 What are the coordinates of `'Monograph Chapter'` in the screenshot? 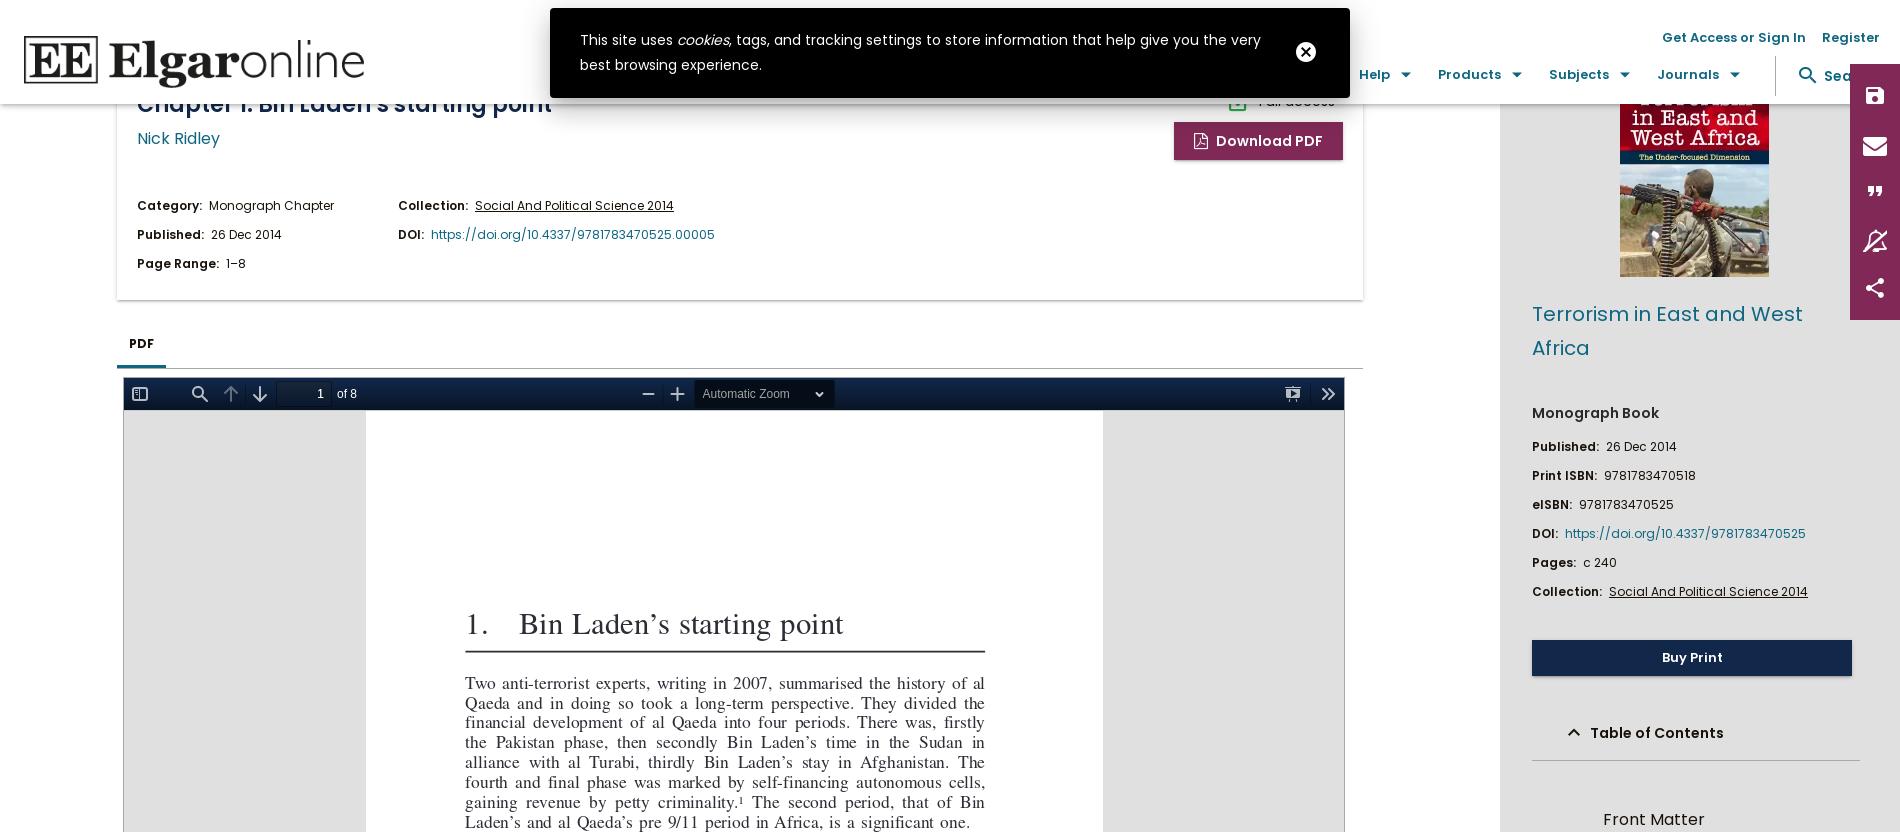 It's located at (270, 203).